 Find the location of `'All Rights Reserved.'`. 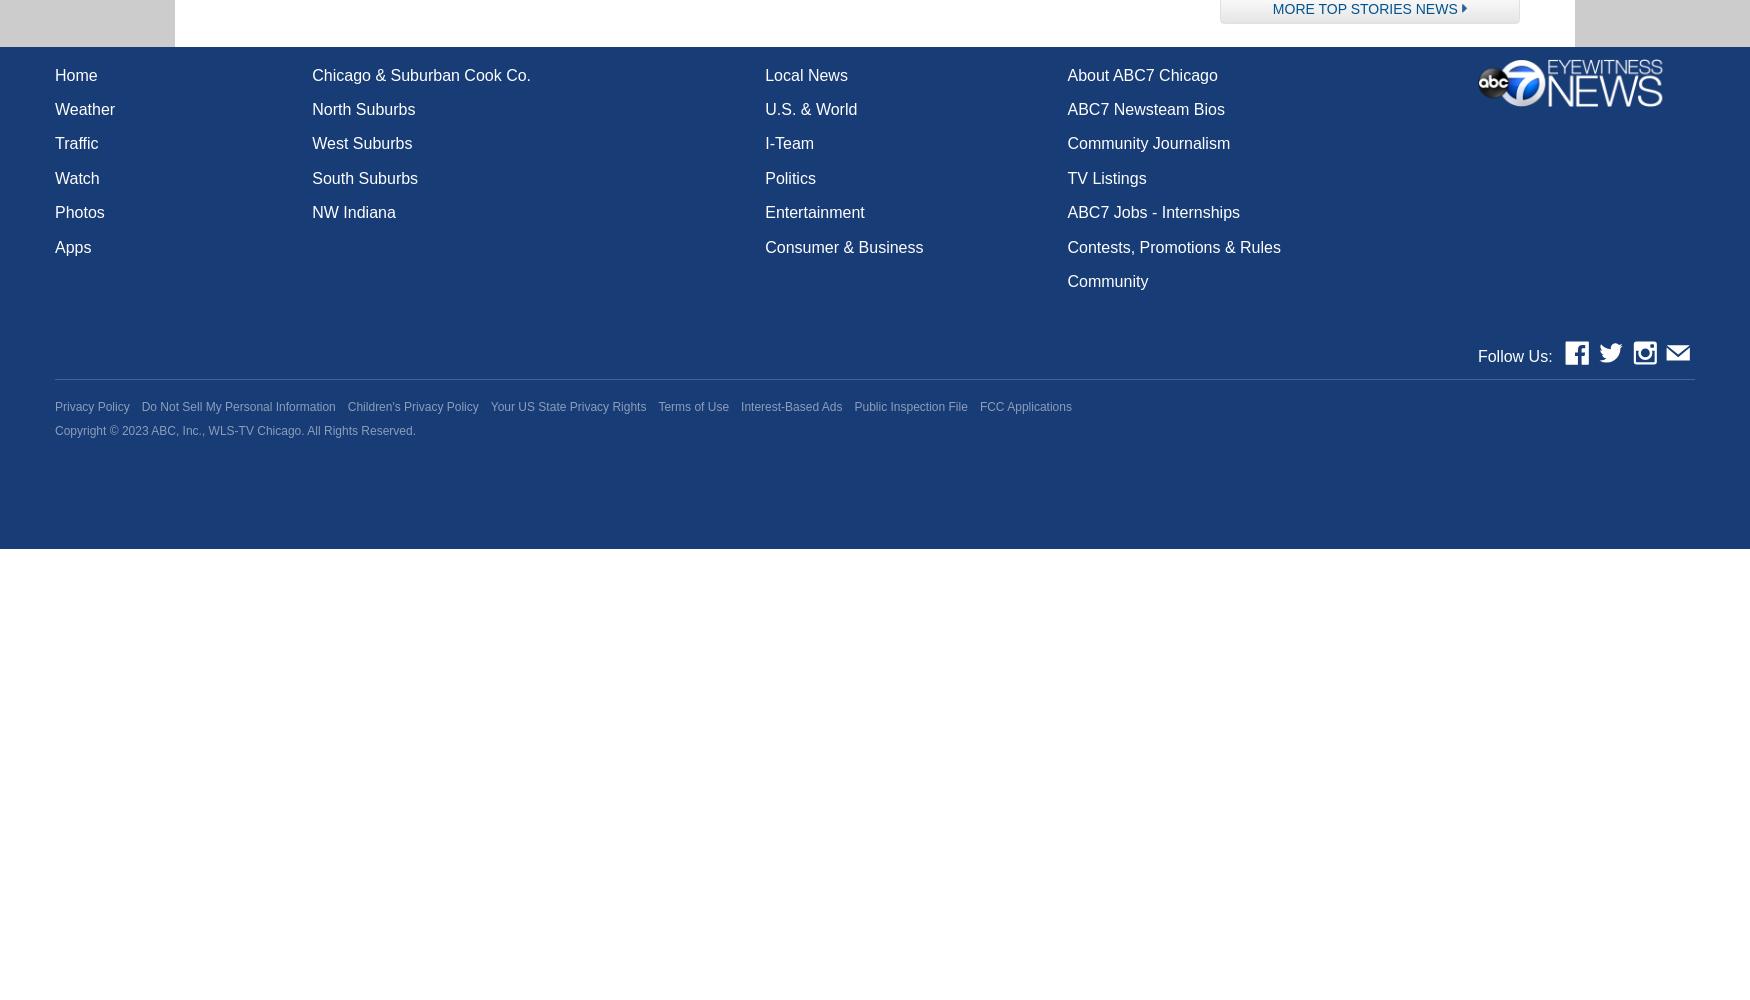

'All Rights Reserved.' is located at coordinates (359, 431).